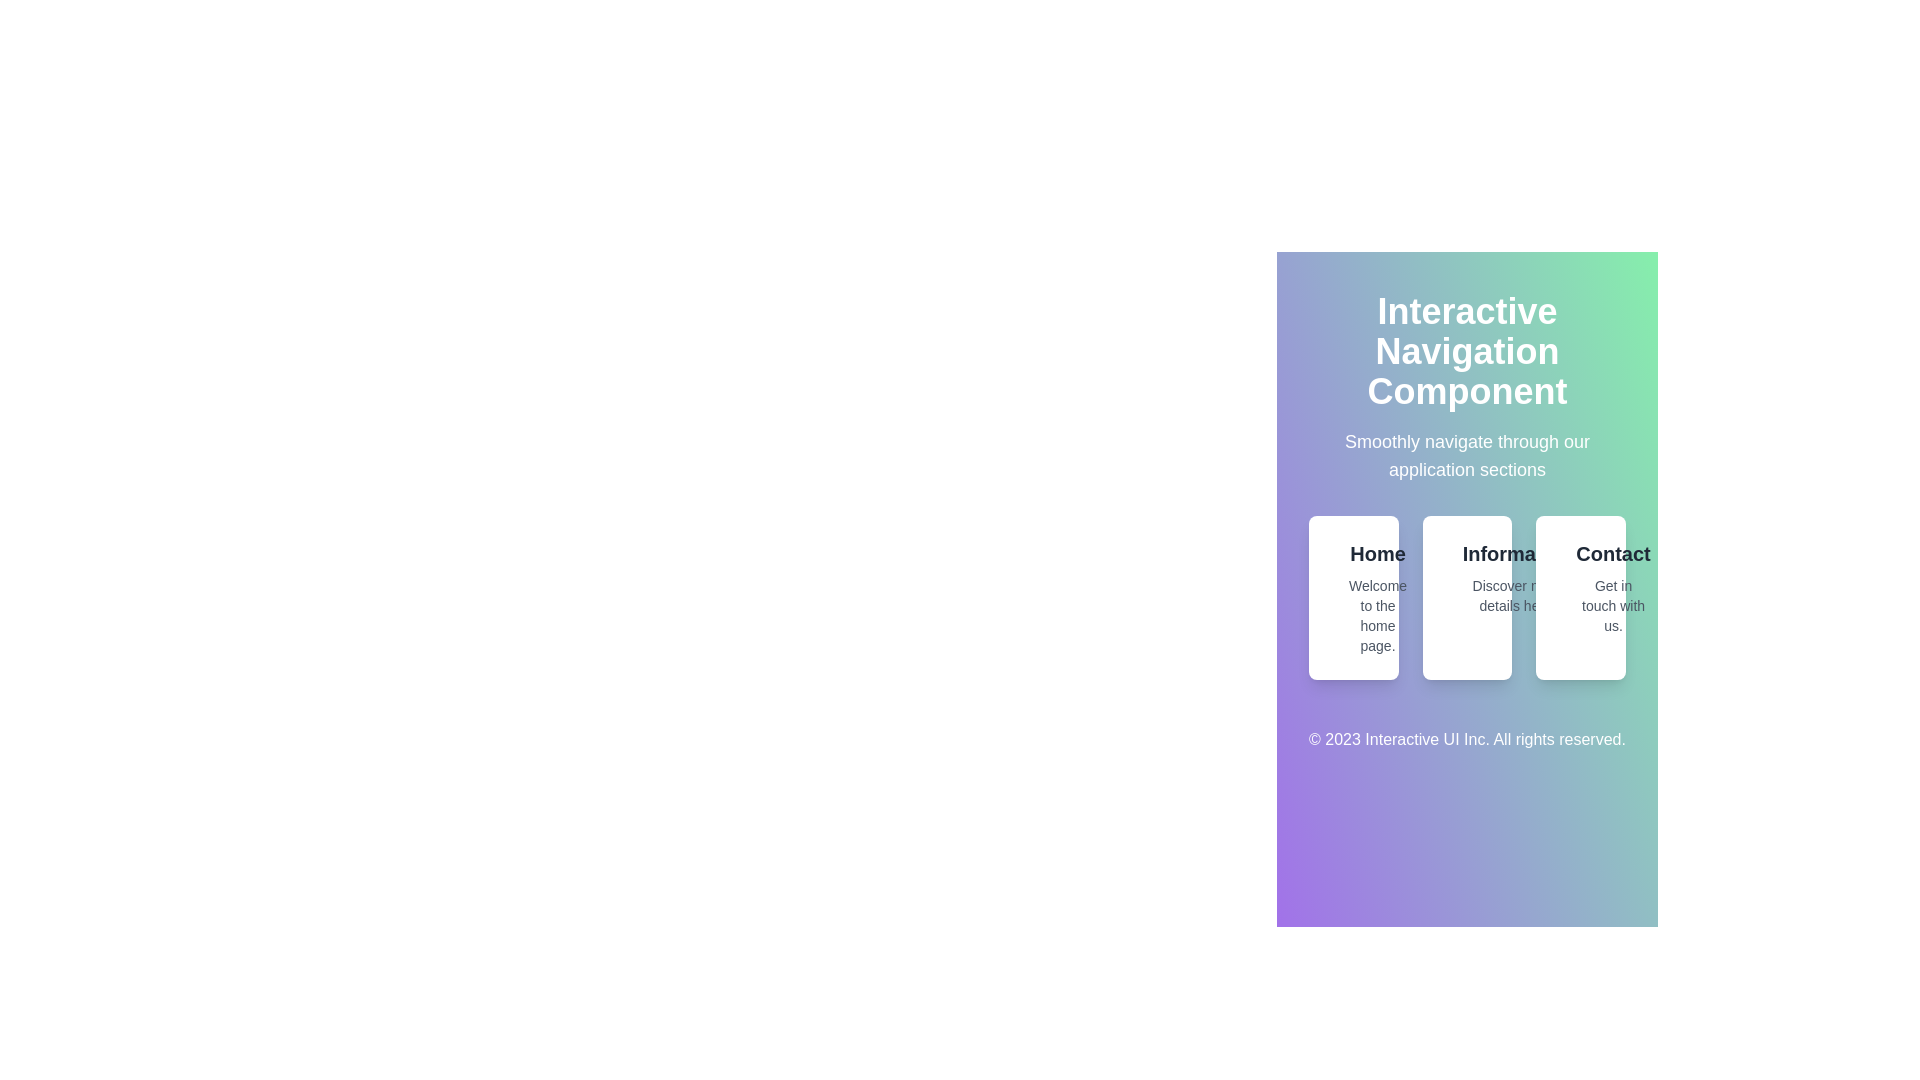 The width and height of the screenshot is (1920, 1080). Describe the element at coordinates (1517, 578) in the screenshot. I see `the 'Information' text group within the card component` at that location.